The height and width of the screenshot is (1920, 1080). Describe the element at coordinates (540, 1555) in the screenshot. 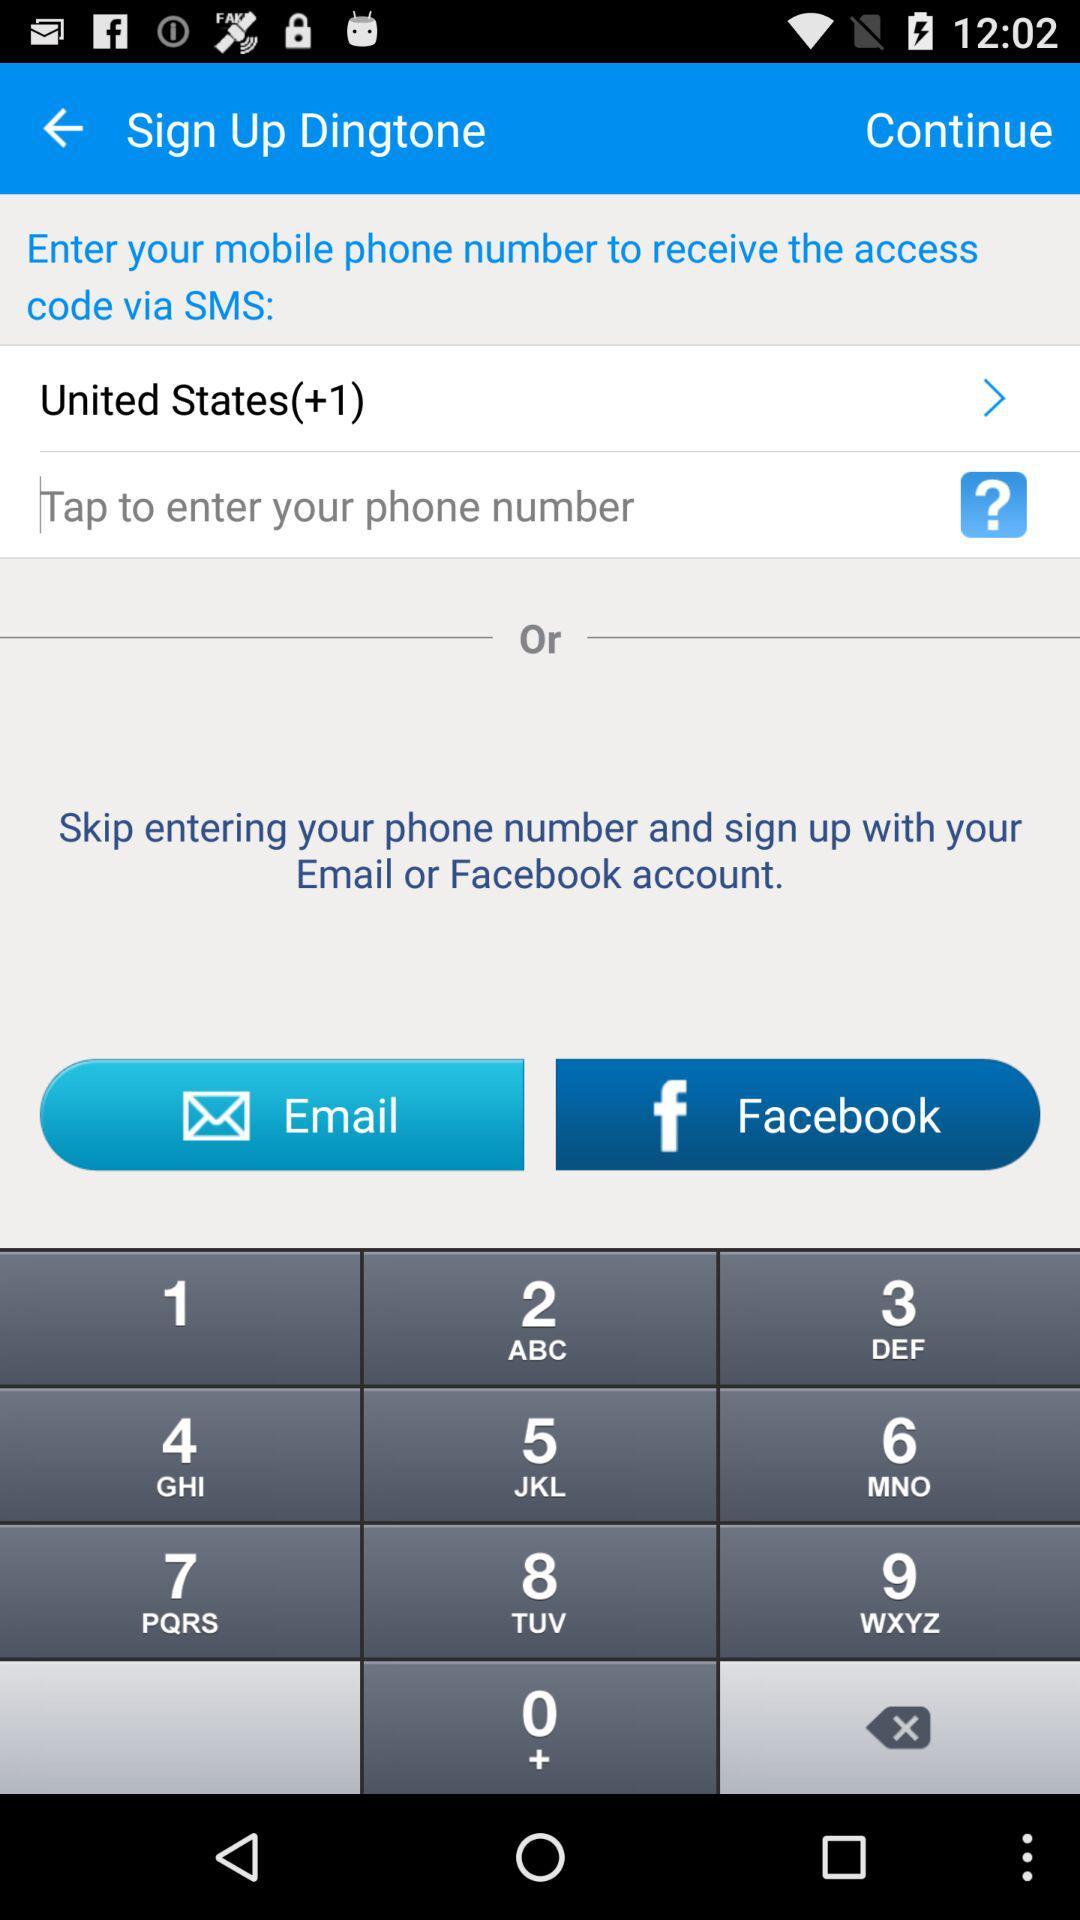

I see `the more icon` at that location.